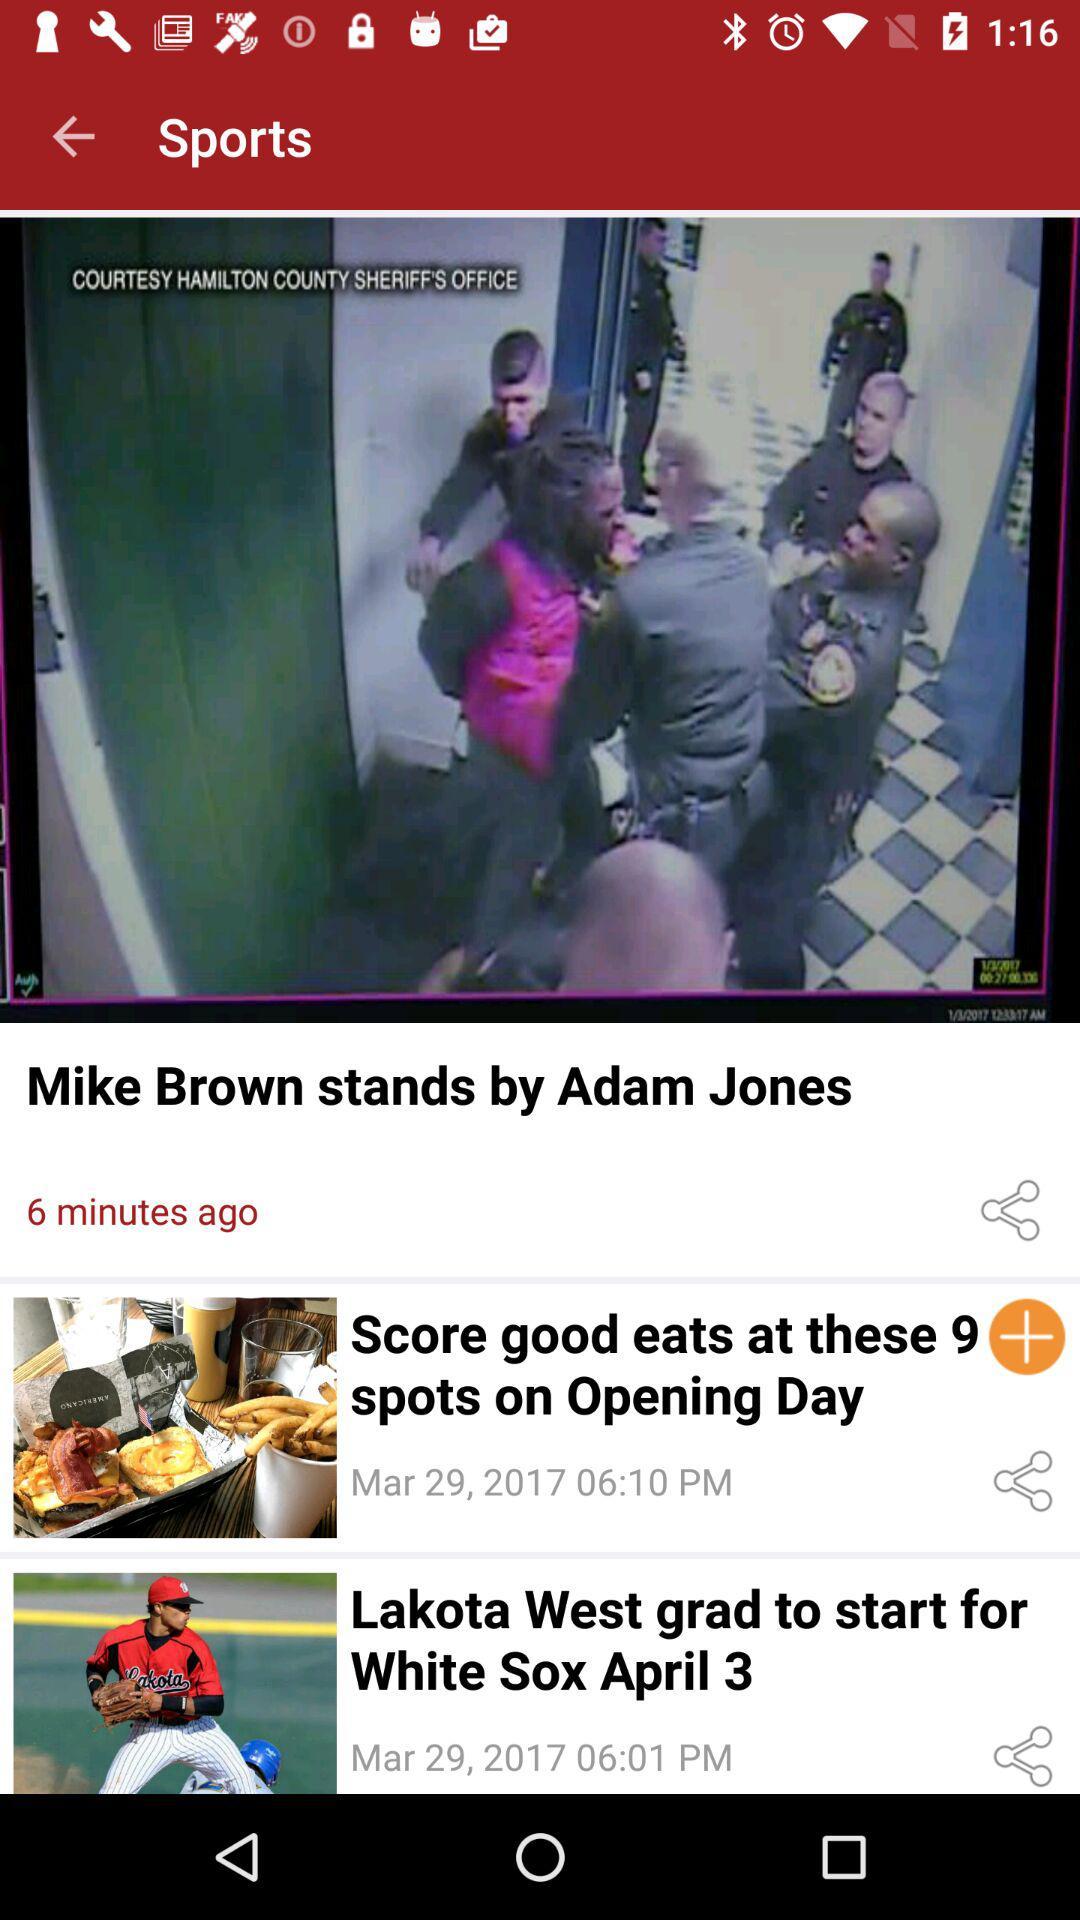 This screenshot has width=1080, height=1920. What do you see at coordinates (72, 135) in the screenshot?
I see `app to the left of sports app` at bounding box center [72, 135].